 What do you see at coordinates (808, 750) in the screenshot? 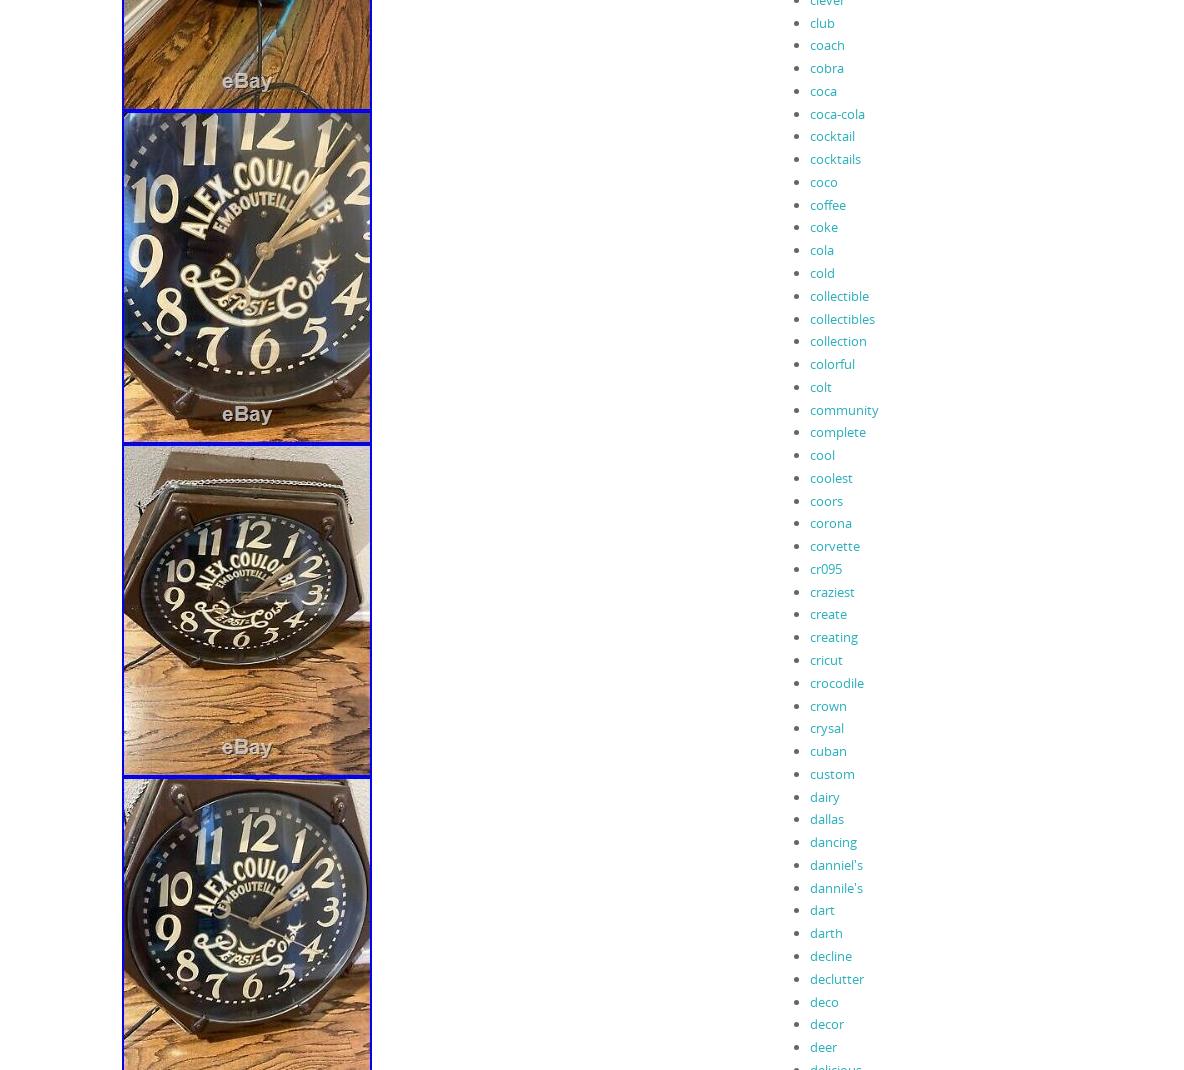
I see `'cuban'` at bounding box center [808, 750].